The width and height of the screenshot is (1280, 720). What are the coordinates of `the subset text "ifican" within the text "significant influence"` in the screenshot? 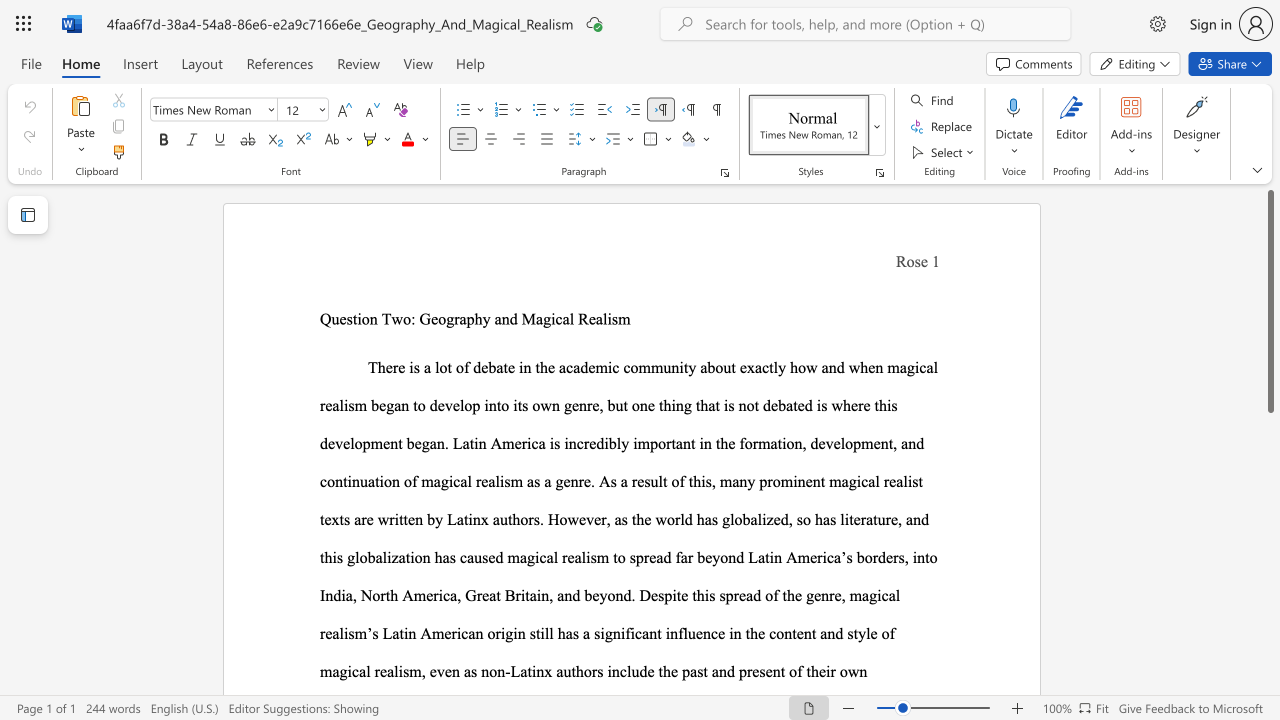 It's located at (619, 633).